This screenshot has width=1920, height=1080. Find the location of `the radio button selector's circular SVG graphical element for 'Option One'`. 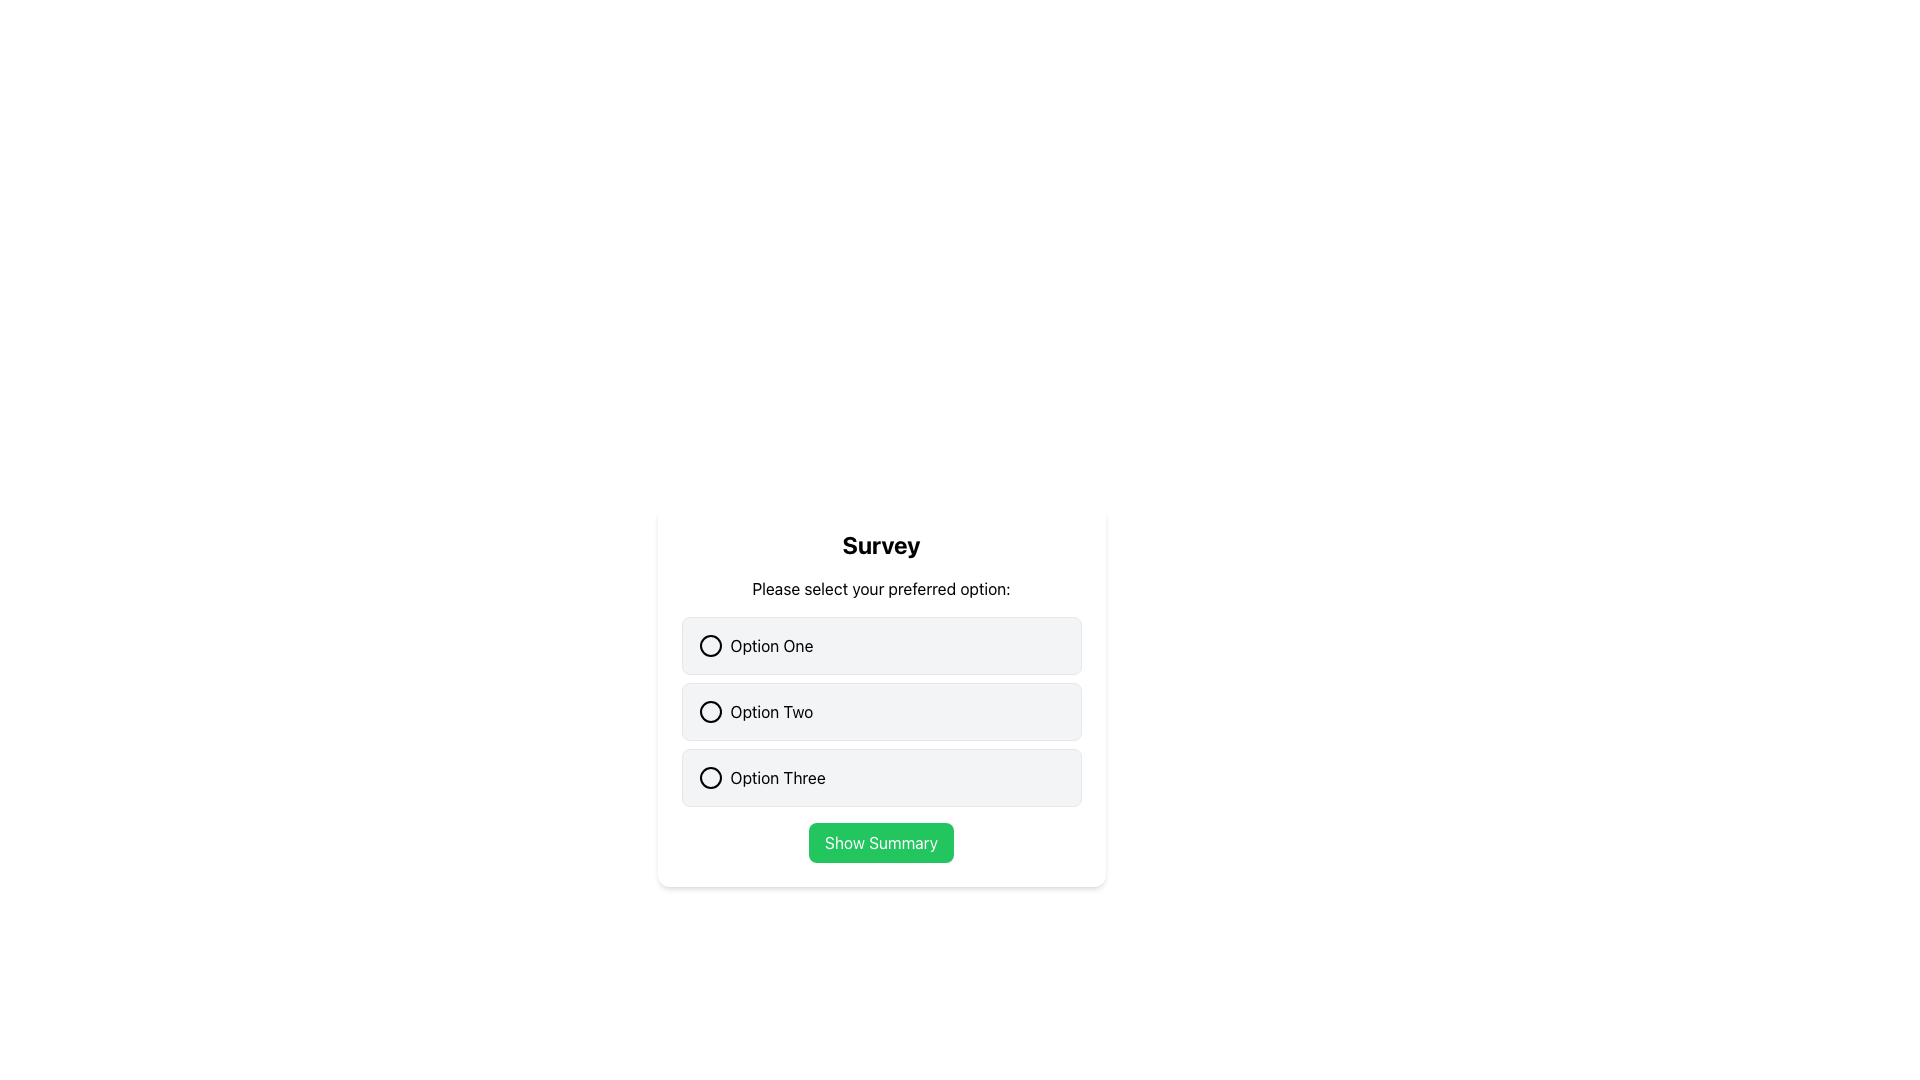

the radio button selector's circular SVG graphical element for 'Option One' is located at coordinates (710, 645).